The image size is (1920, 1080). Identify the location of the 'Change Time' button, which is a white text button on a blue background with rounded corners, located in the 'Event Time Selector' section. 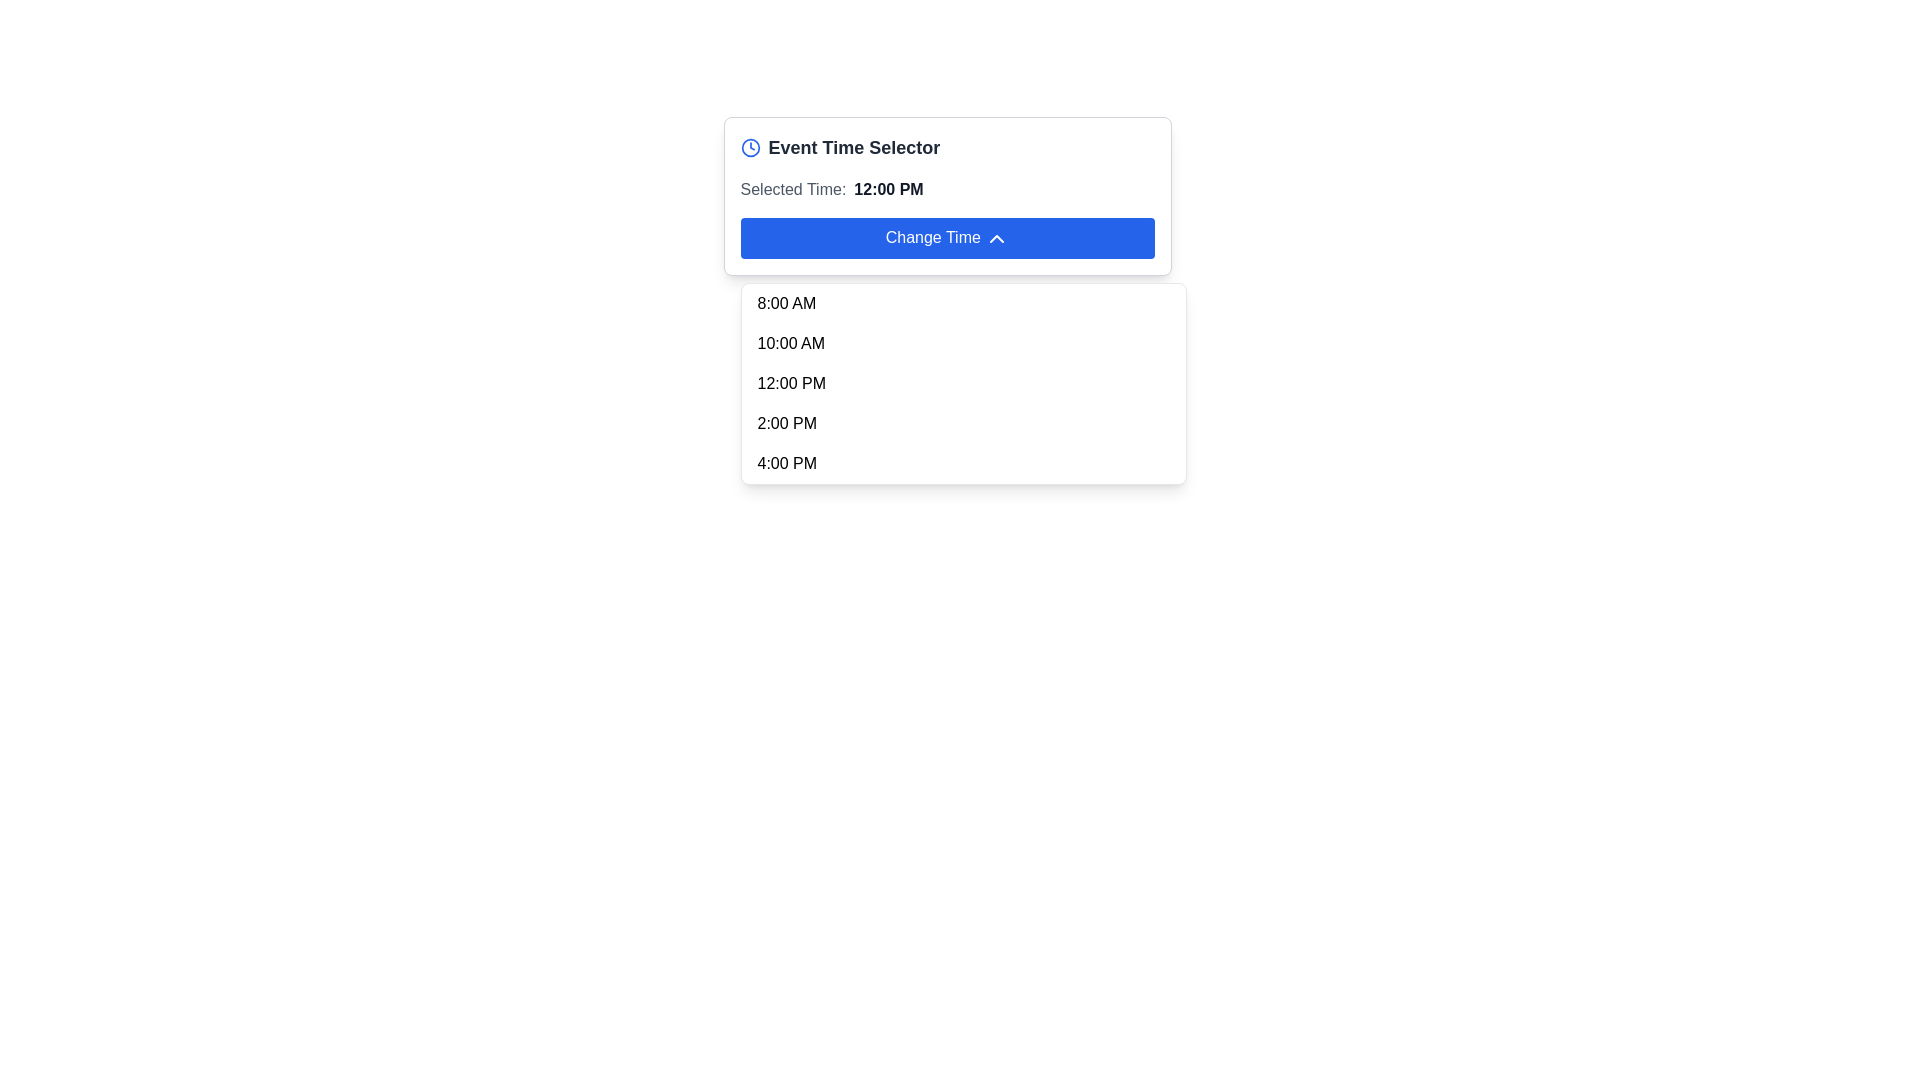
(946, 237).